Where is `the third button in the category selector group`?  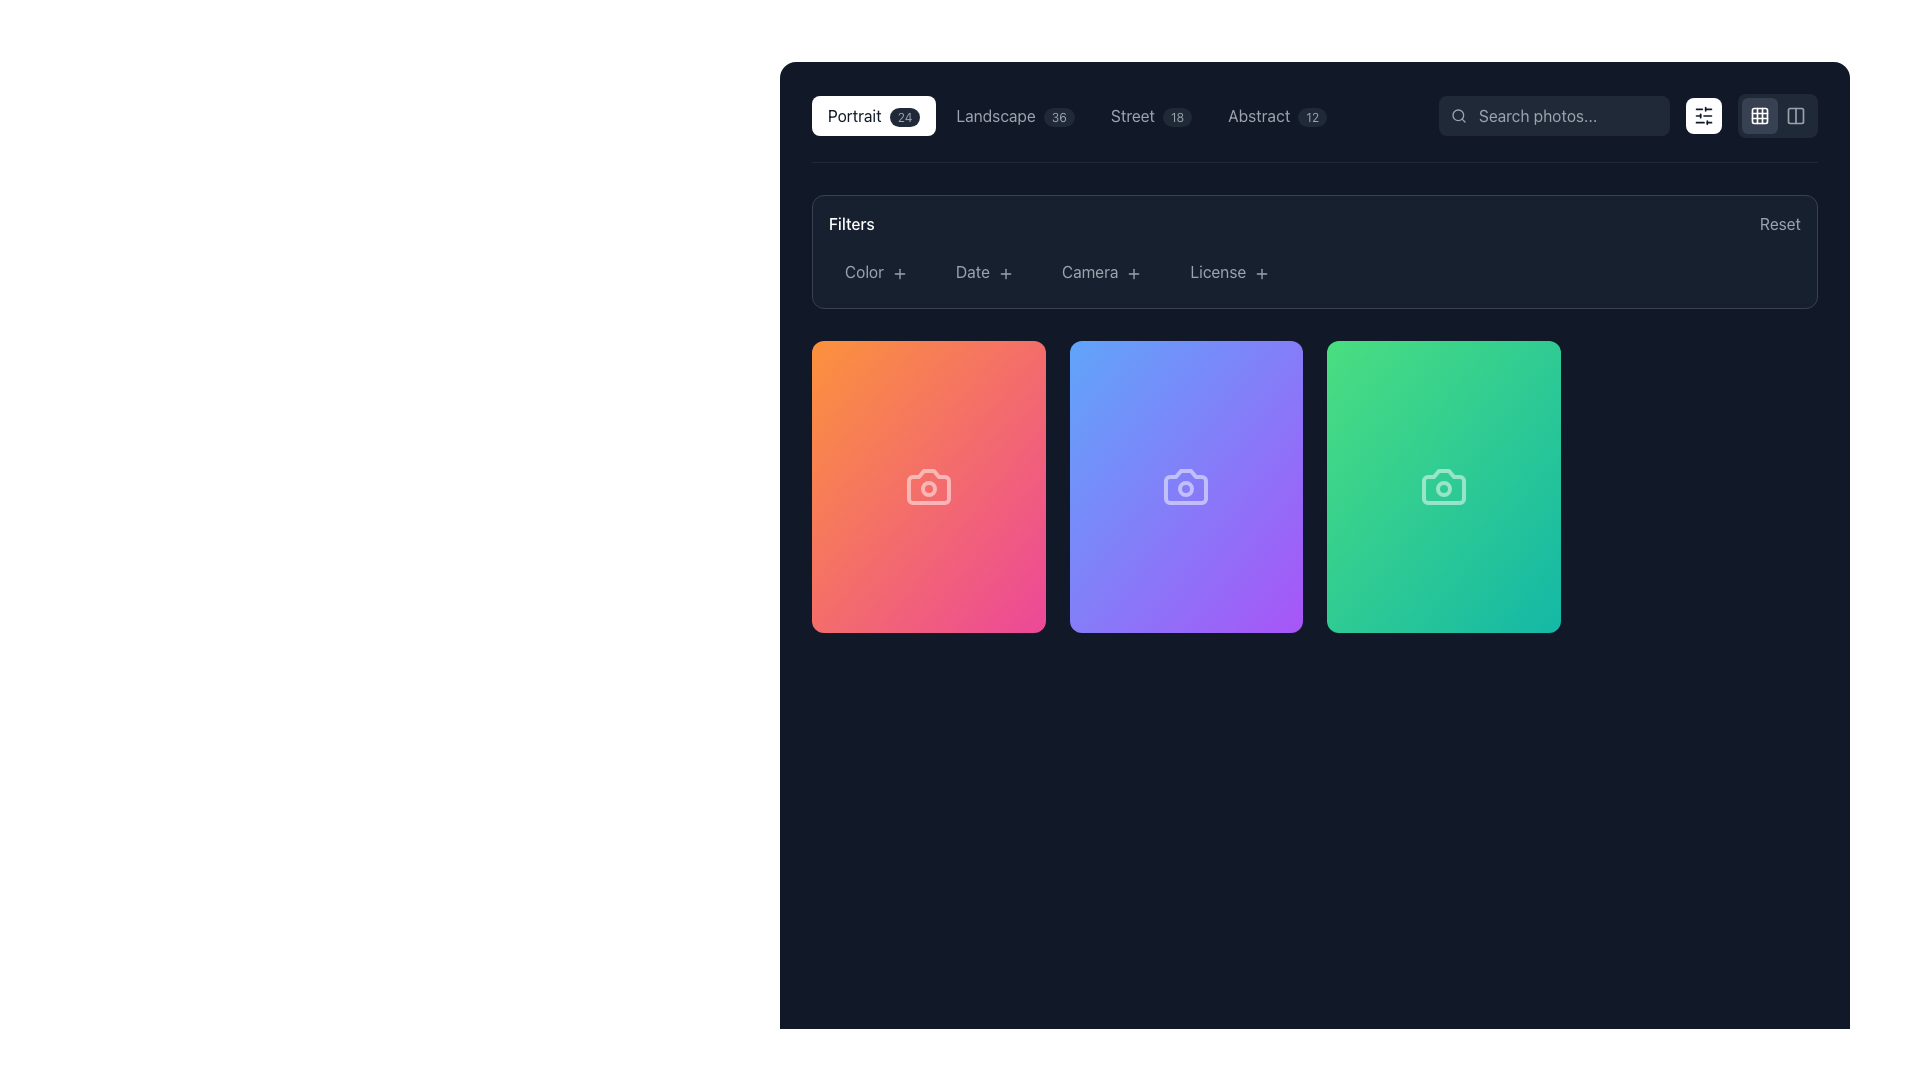 the third button in the category selector group is located at coordinates (1151, 115).